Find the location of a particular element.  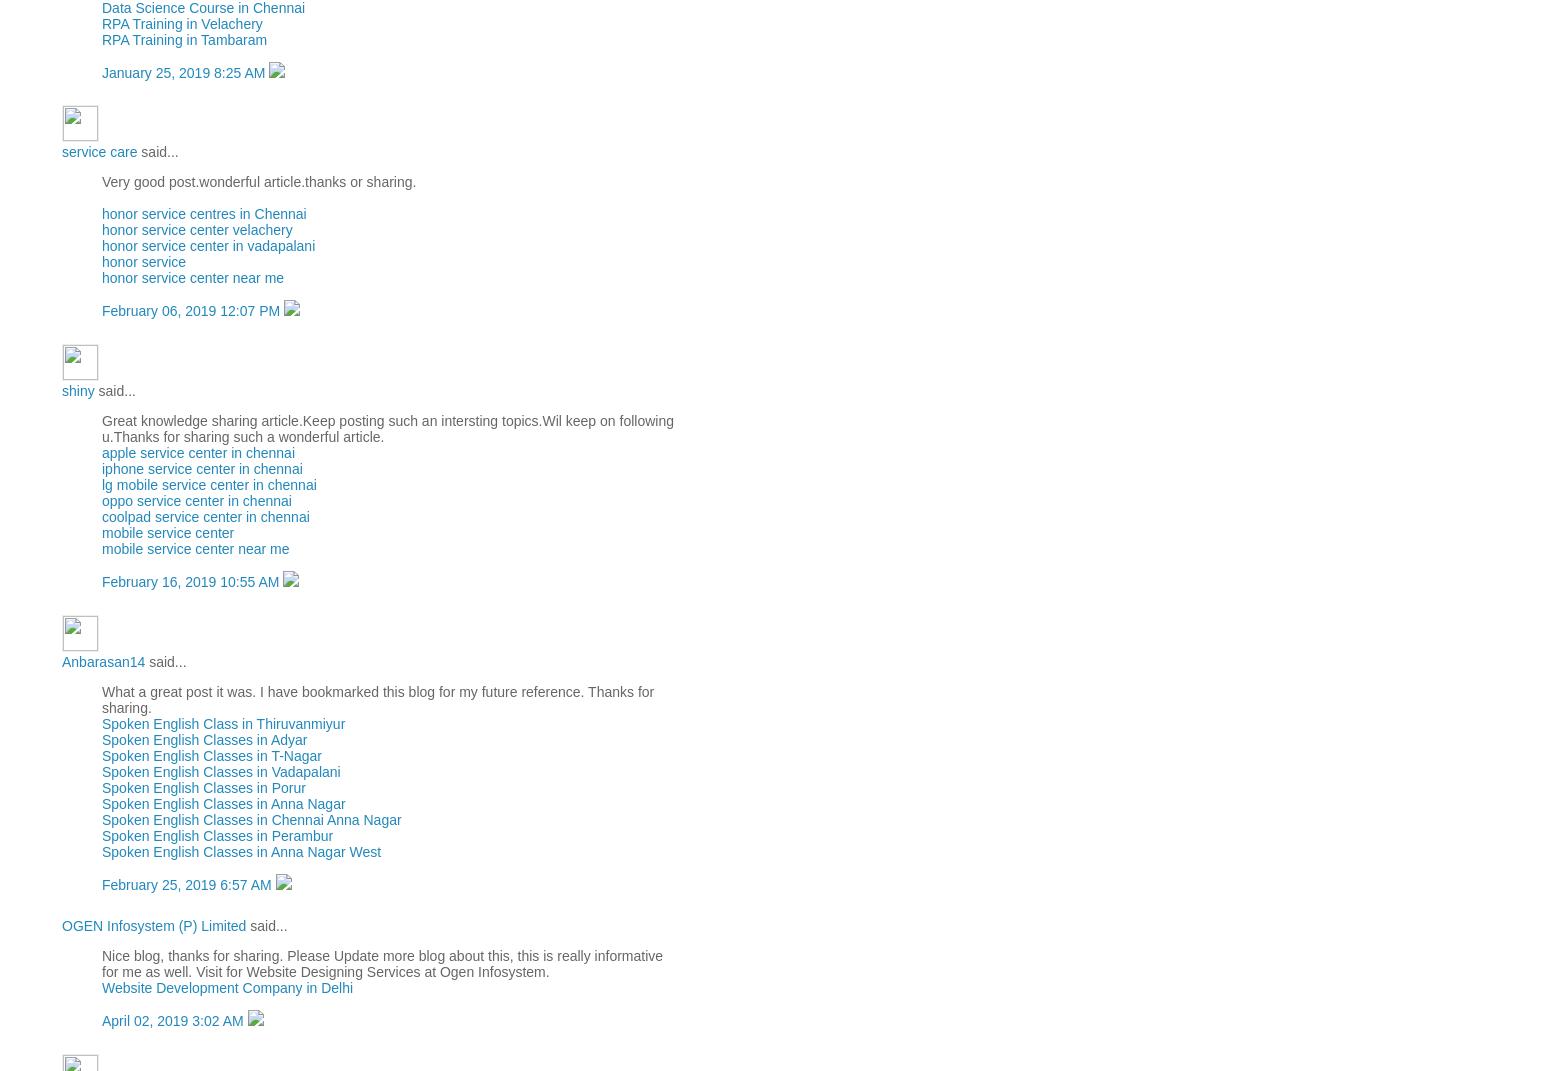

'What a great post it was. I have bookmarked this blog for my future reference. Thanks for sharing.' is located at coordinates (377, 699).